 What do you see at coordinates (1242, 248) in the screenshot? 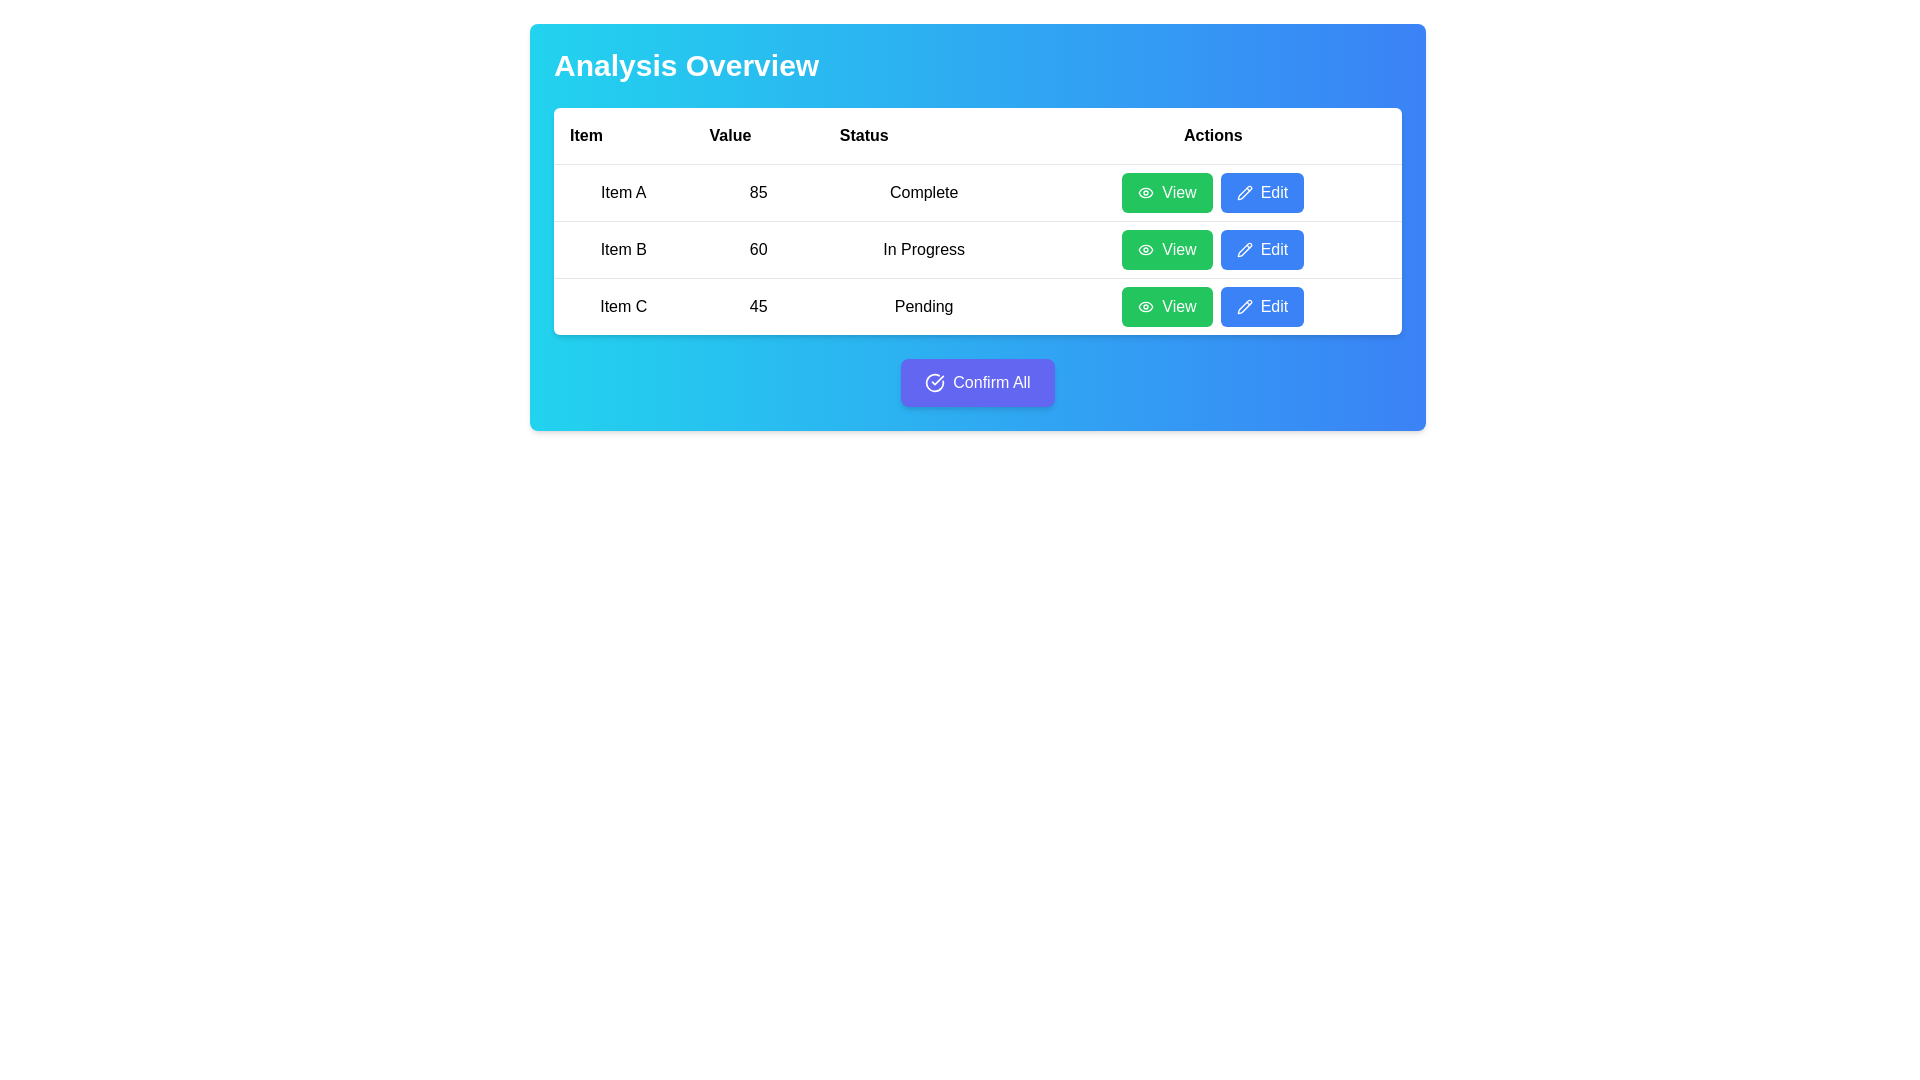
I see `the pencil icon in the 'Actions' column of the second row in the 'Analysis Overview' table to initiate the edit functionality for 'Item B' with a status of 'In Progress.'` at bounding box center [1242, 248].